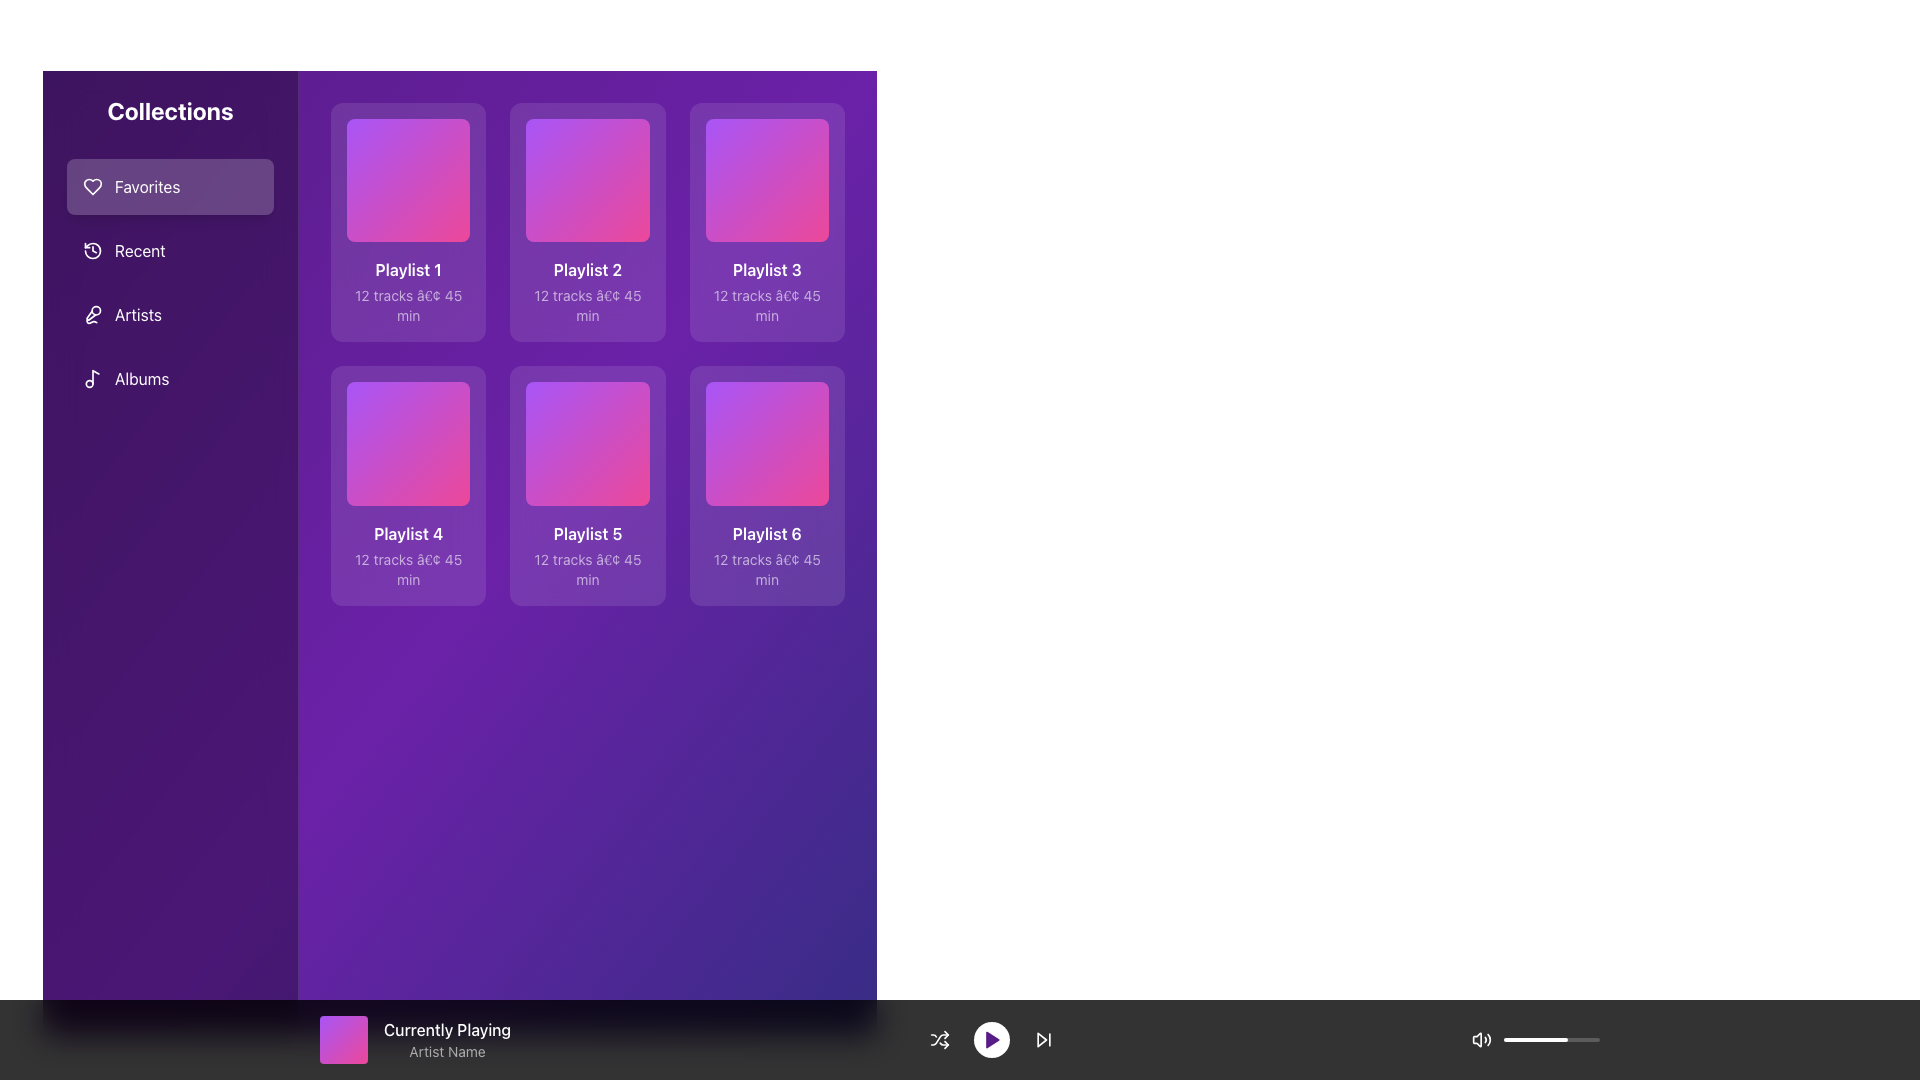  What do you see at coordinates (407, 222) in the screenshot?
I see `the first playlist item card in the grid` at bounding box center [407, 222].